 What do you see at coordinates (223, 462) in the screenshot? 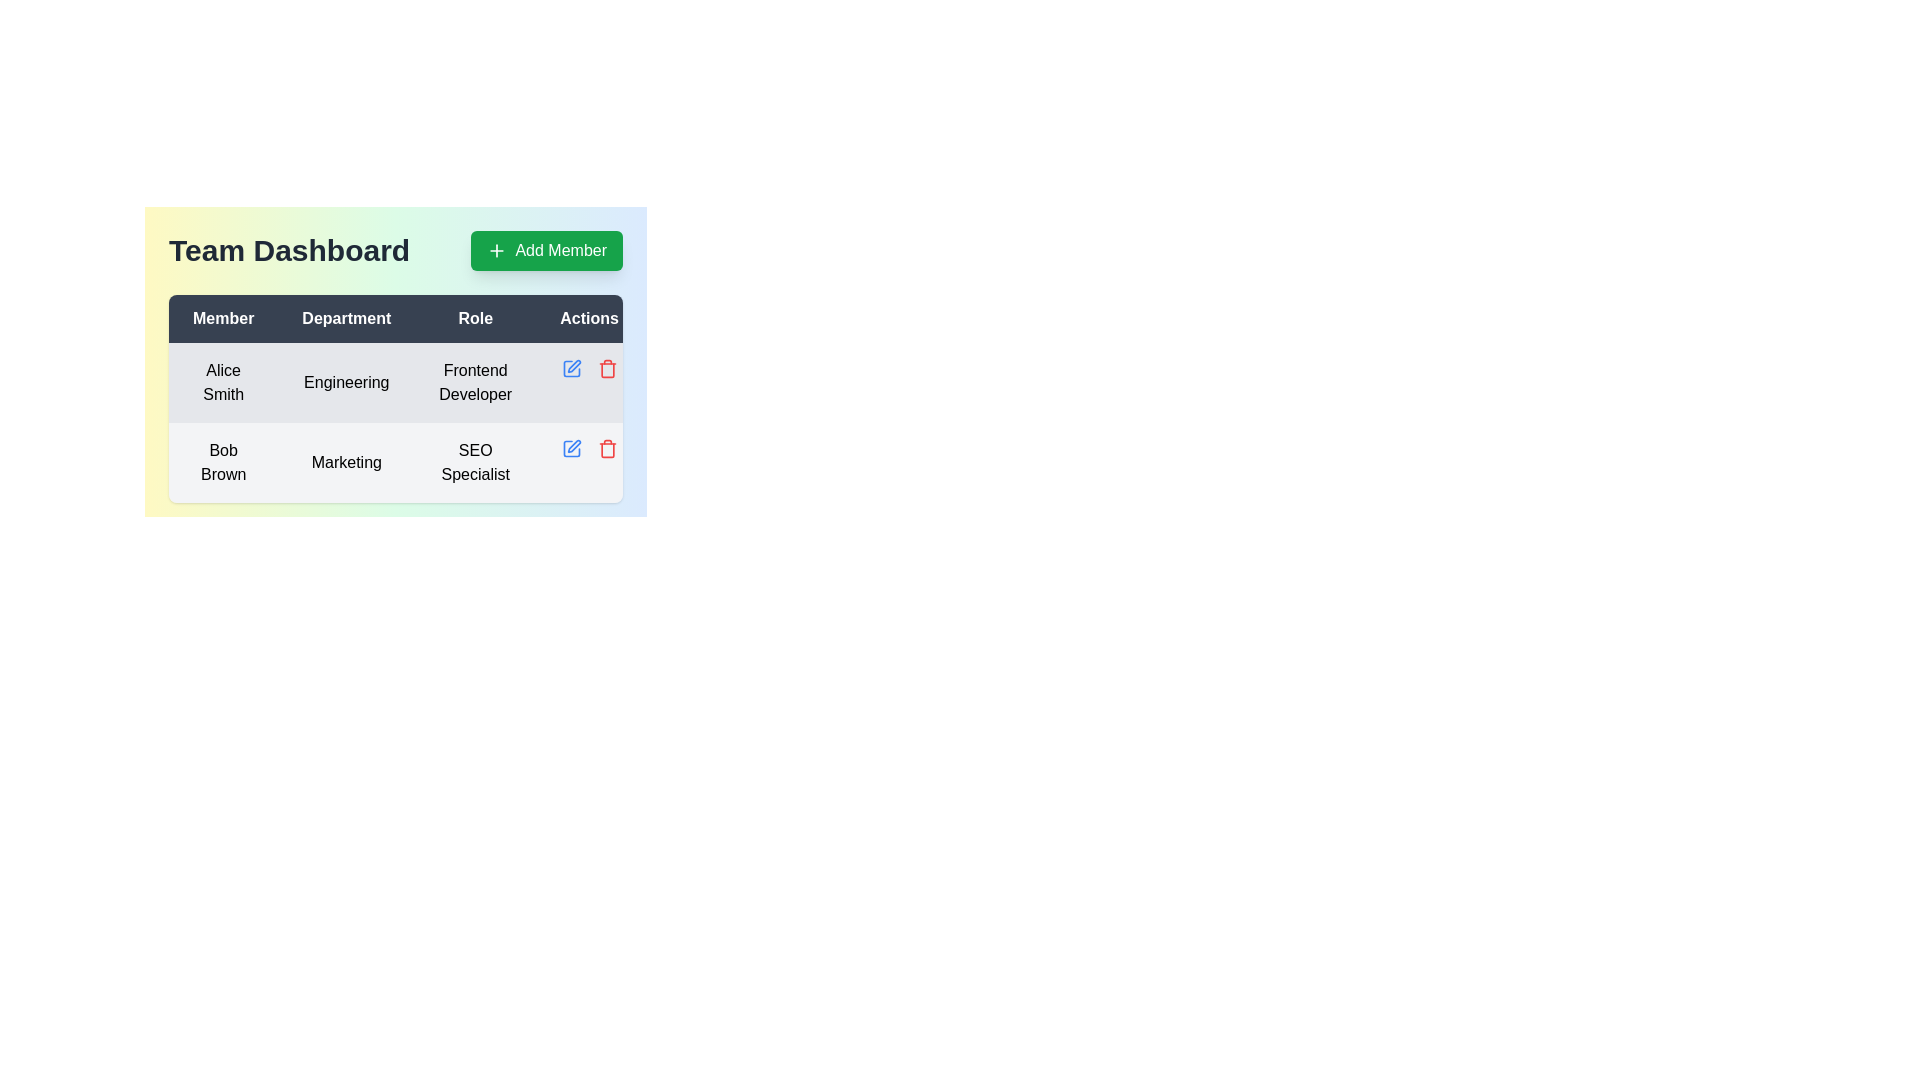
I see `the Text element displaying the name 'Bob Brown' in the first column of the second row of the table labeled 'Member'` at bounding box center [223, 462].